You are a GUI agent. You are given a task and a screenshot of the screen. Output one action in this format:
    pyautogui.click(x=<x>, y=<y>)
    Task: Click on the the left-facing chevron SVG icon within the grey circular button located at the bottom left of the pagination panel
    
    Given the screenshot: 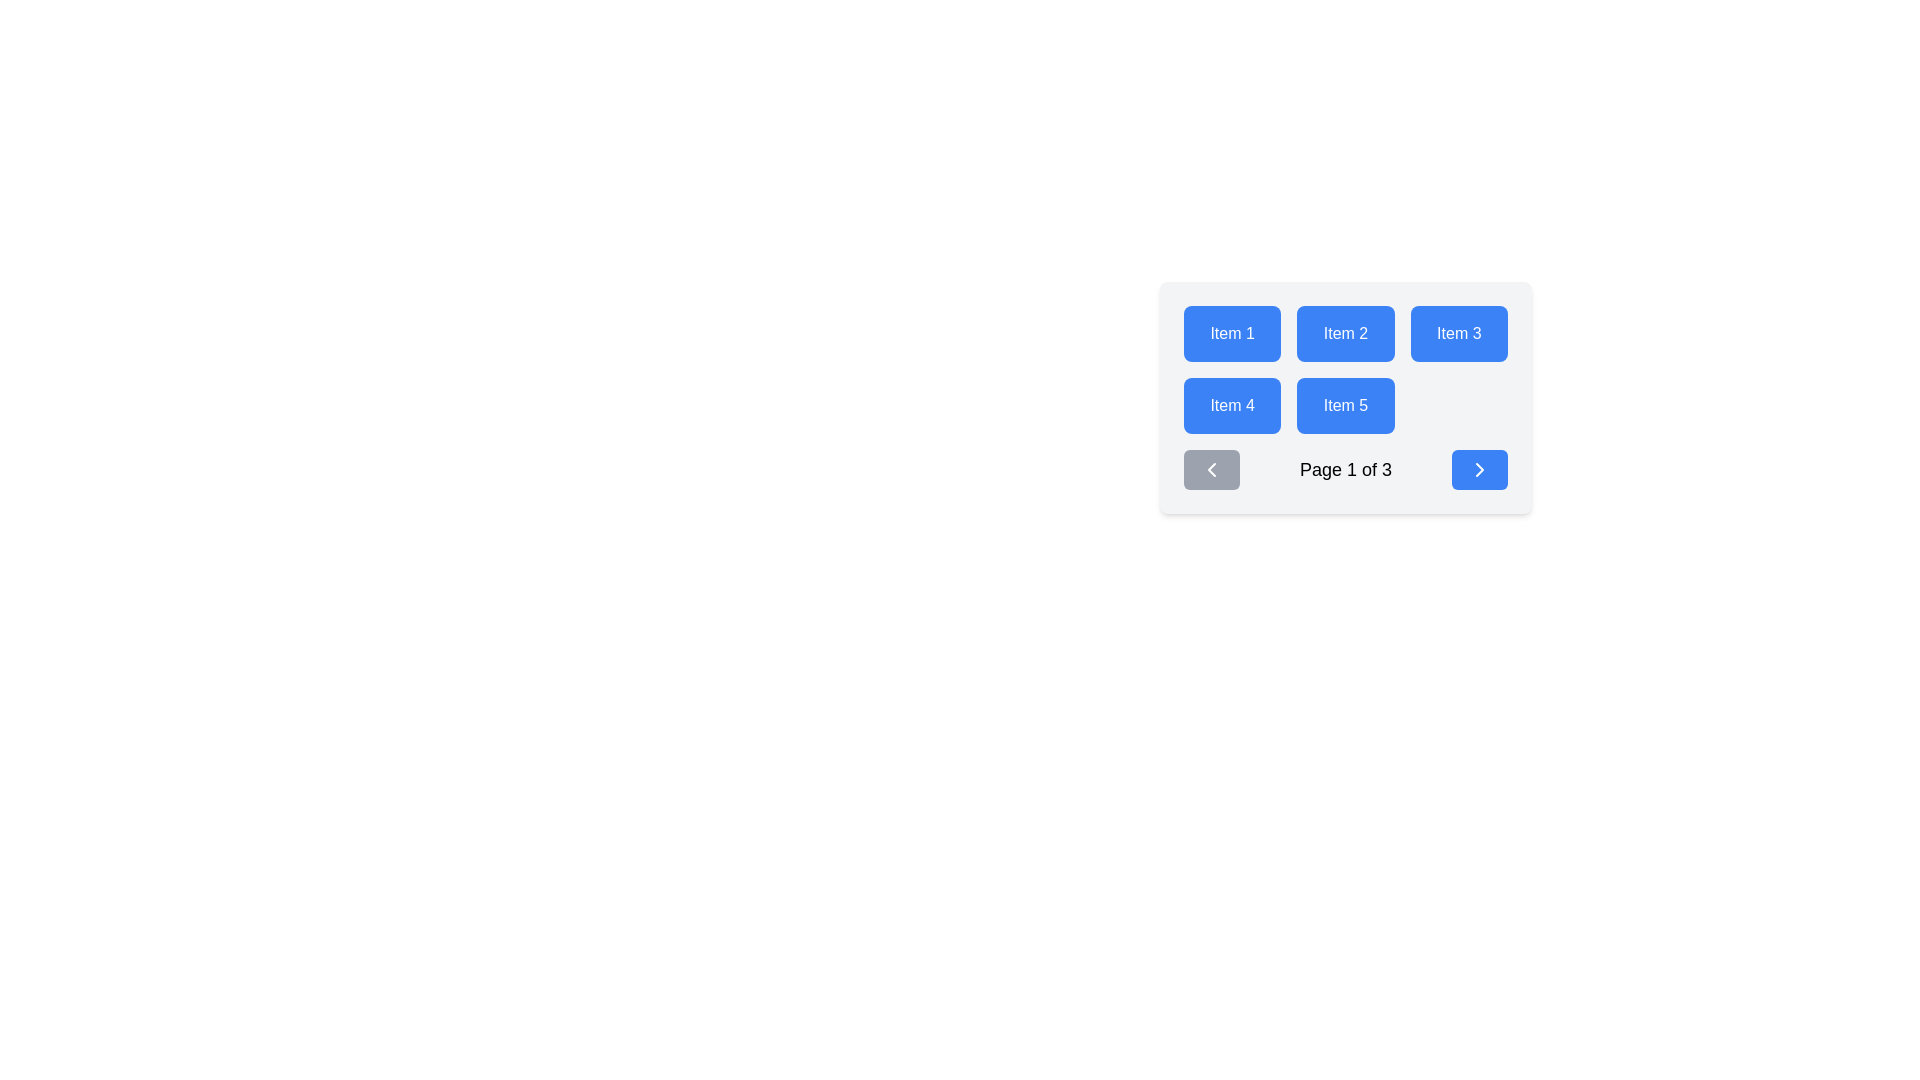 What is the action you would take?
    pyautogui.click(x=1210, y=470)
    